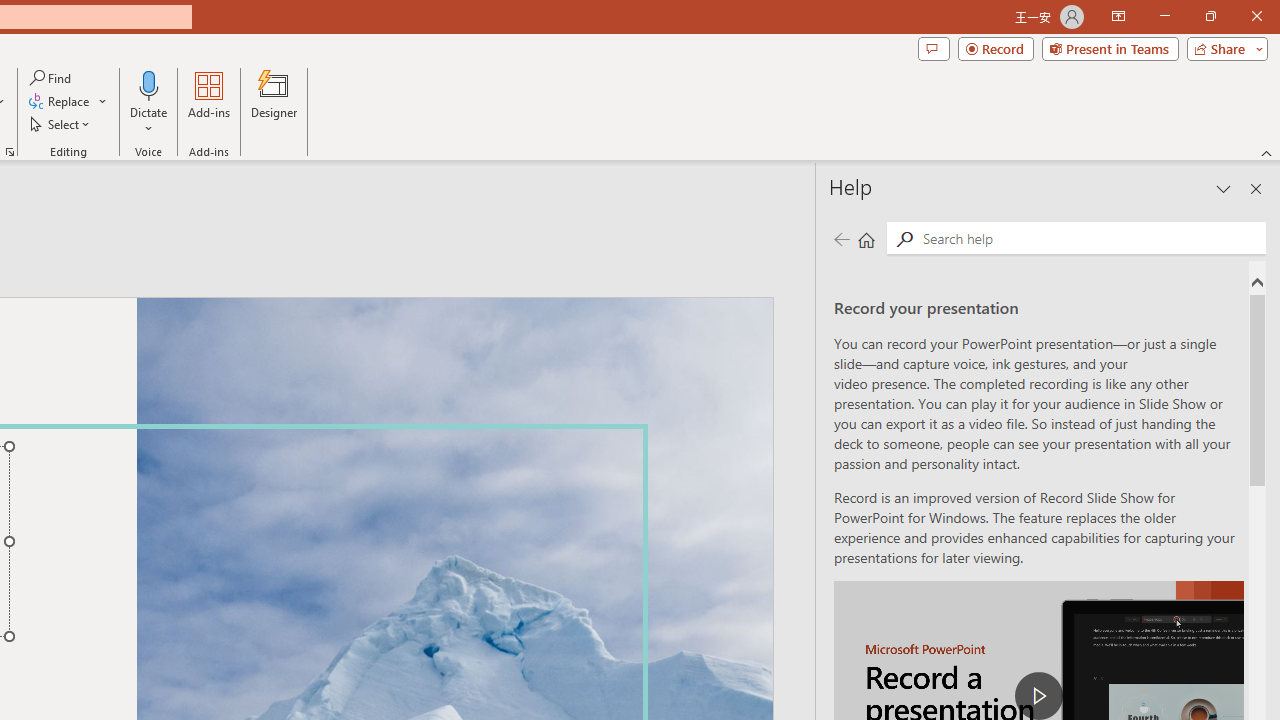  I want to click on 'Close pane', so click(1255, 189).